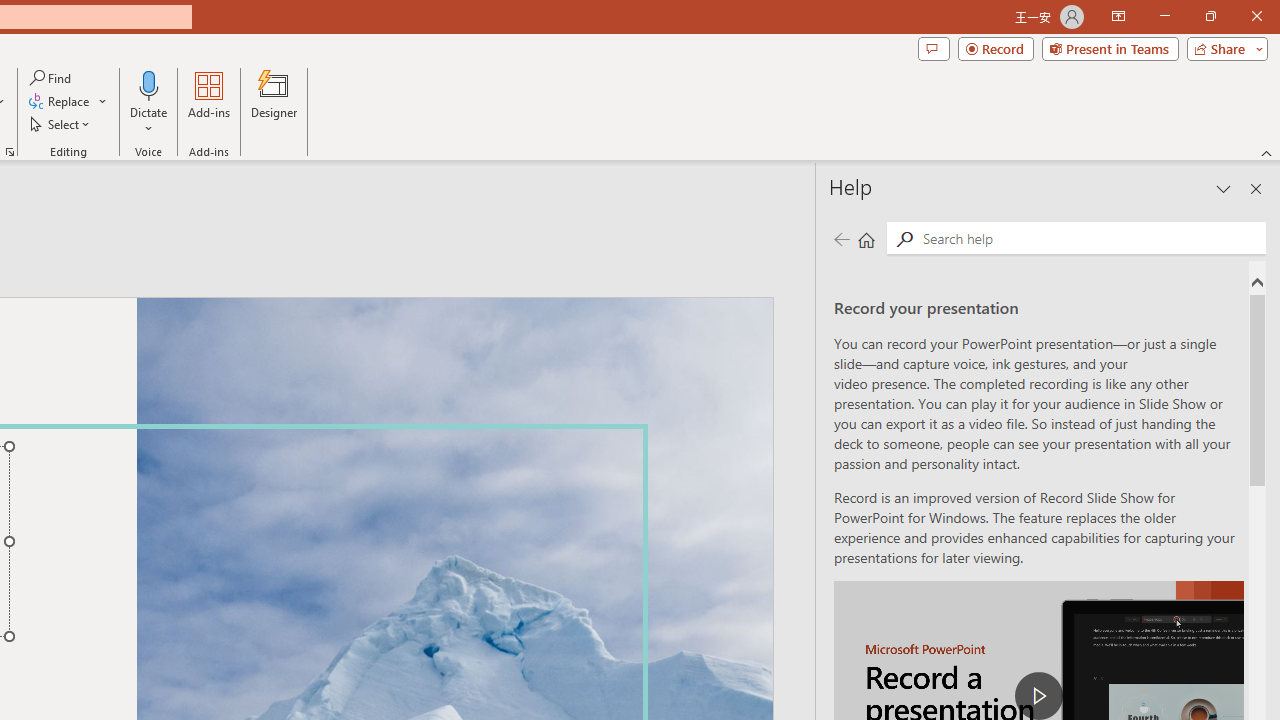  I want to click on 'Close pane', so click(1255, 189).